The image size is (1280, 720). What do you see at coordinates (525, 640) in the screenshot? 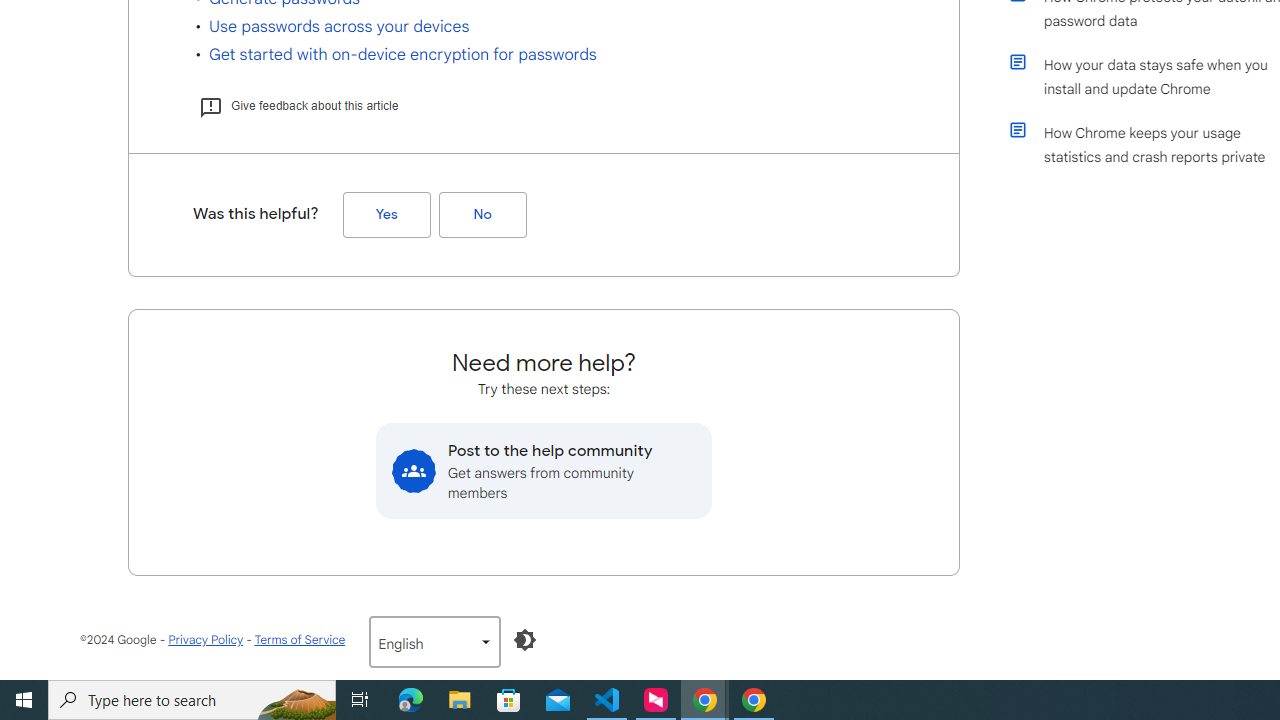
I see `'Enable Dark Mode'` at bounding box center [525, 640].